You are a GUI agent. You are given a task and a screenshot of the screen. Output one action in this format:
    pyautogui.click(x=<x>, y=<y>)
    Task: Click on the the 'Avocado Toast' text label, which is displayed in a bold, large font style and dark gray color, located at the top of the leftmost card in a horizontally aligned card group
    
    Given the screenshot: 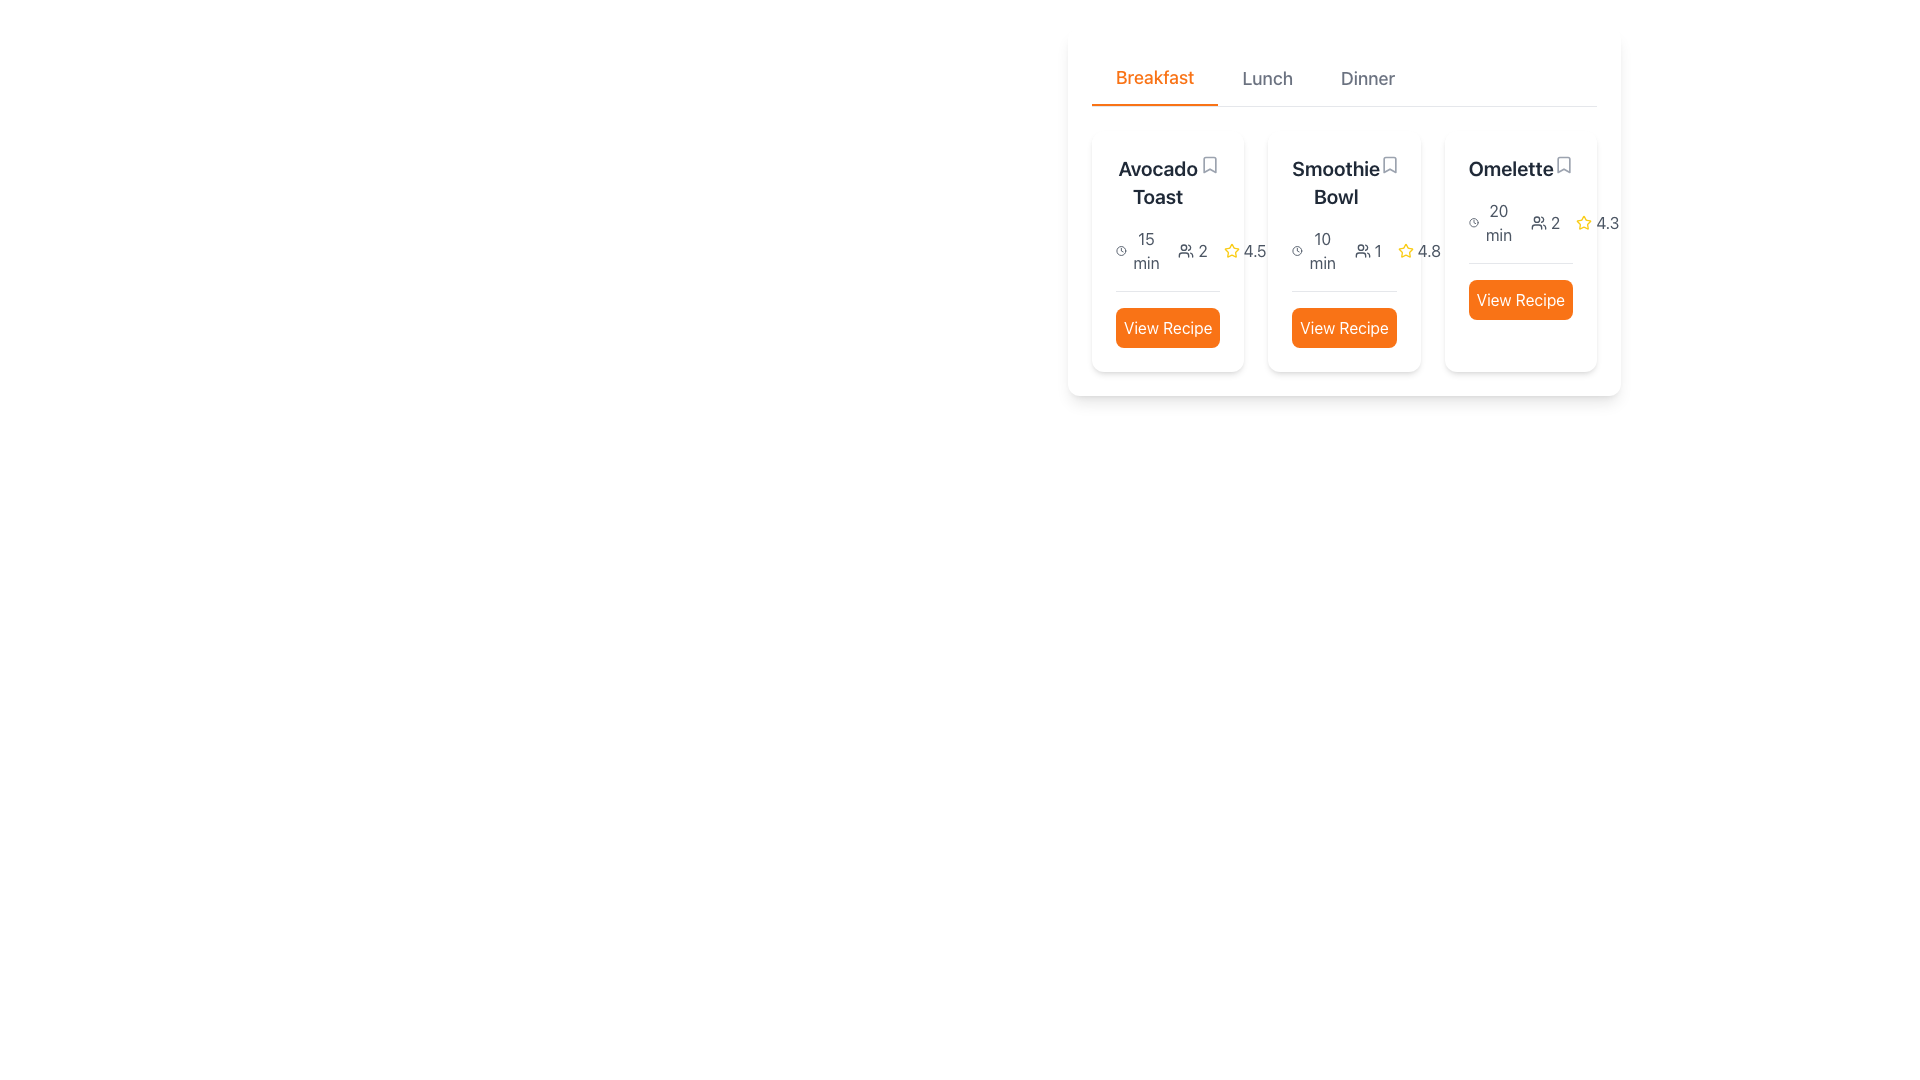 What is the action you would take?
    pyautogui.click(x=1158, y=182)
    